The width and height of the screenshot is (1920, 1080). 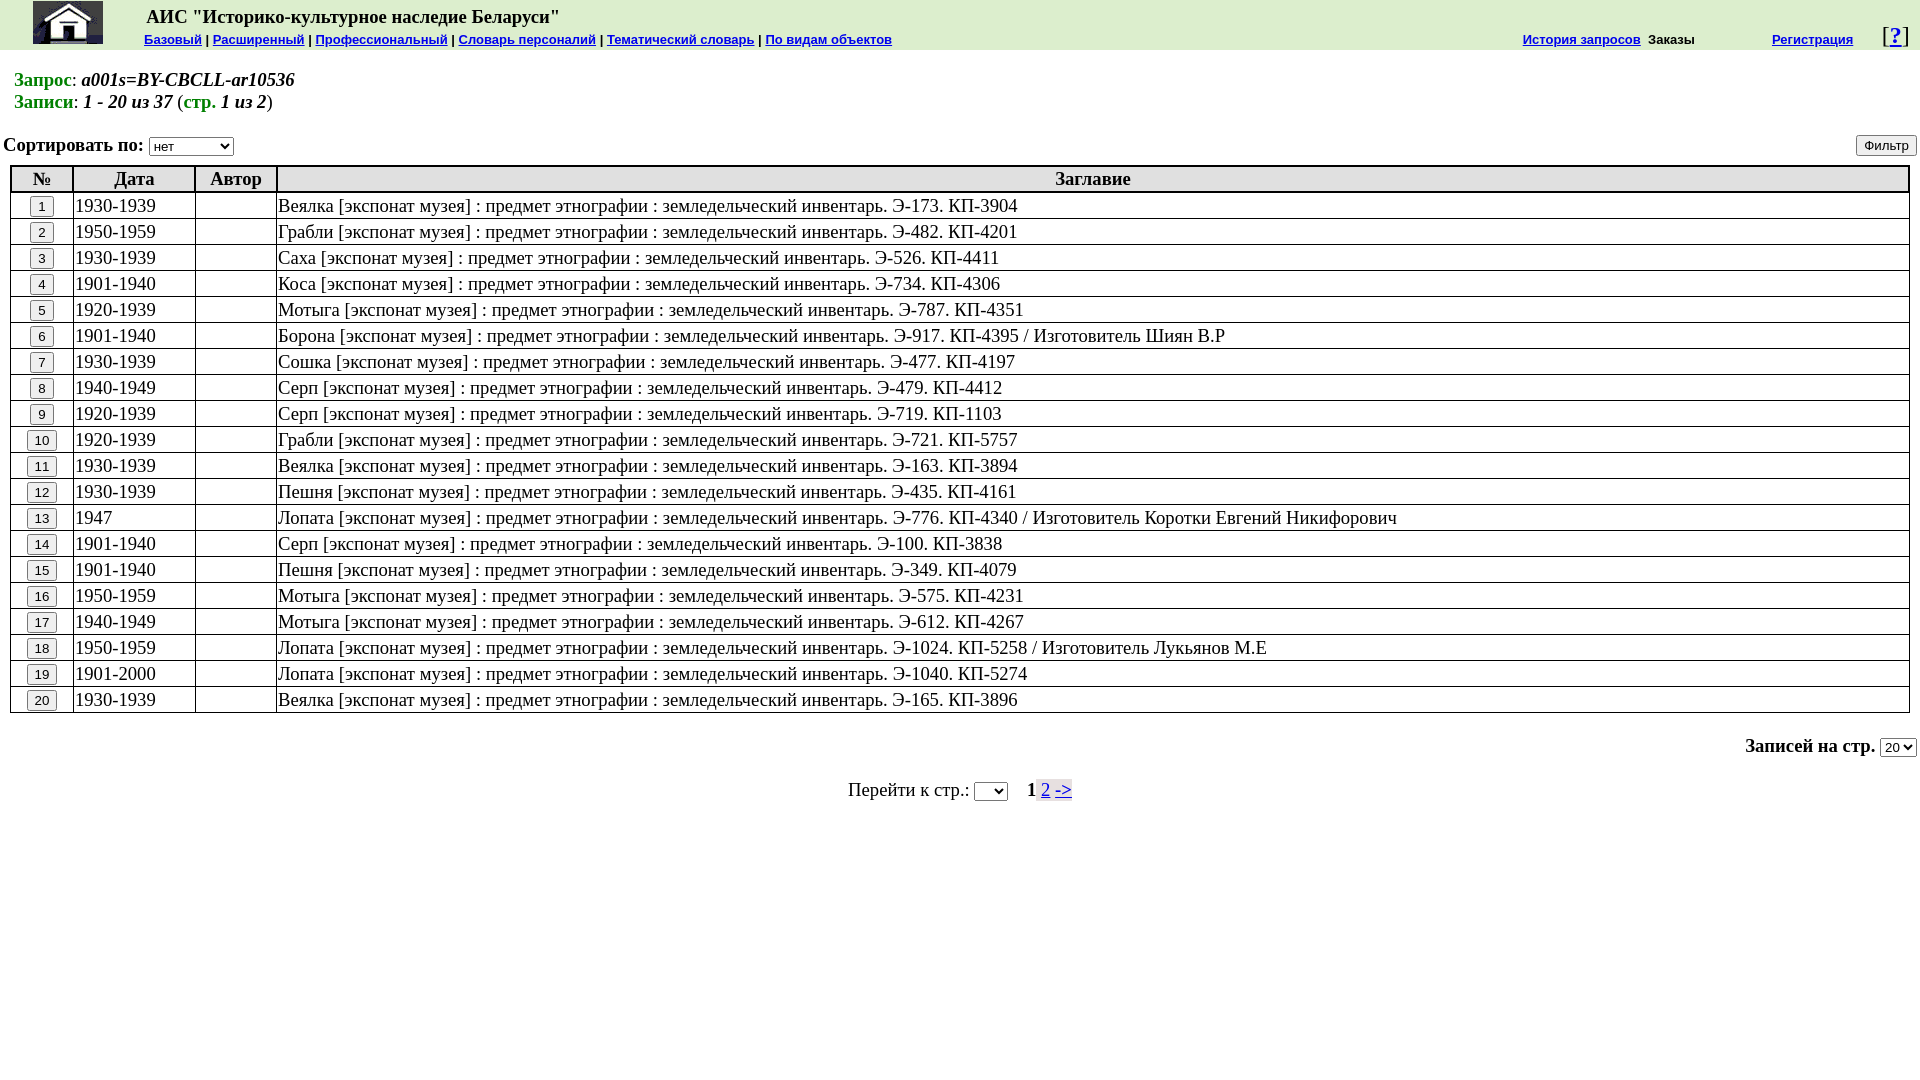 I want to click on '6', so click(x=41, y=335).